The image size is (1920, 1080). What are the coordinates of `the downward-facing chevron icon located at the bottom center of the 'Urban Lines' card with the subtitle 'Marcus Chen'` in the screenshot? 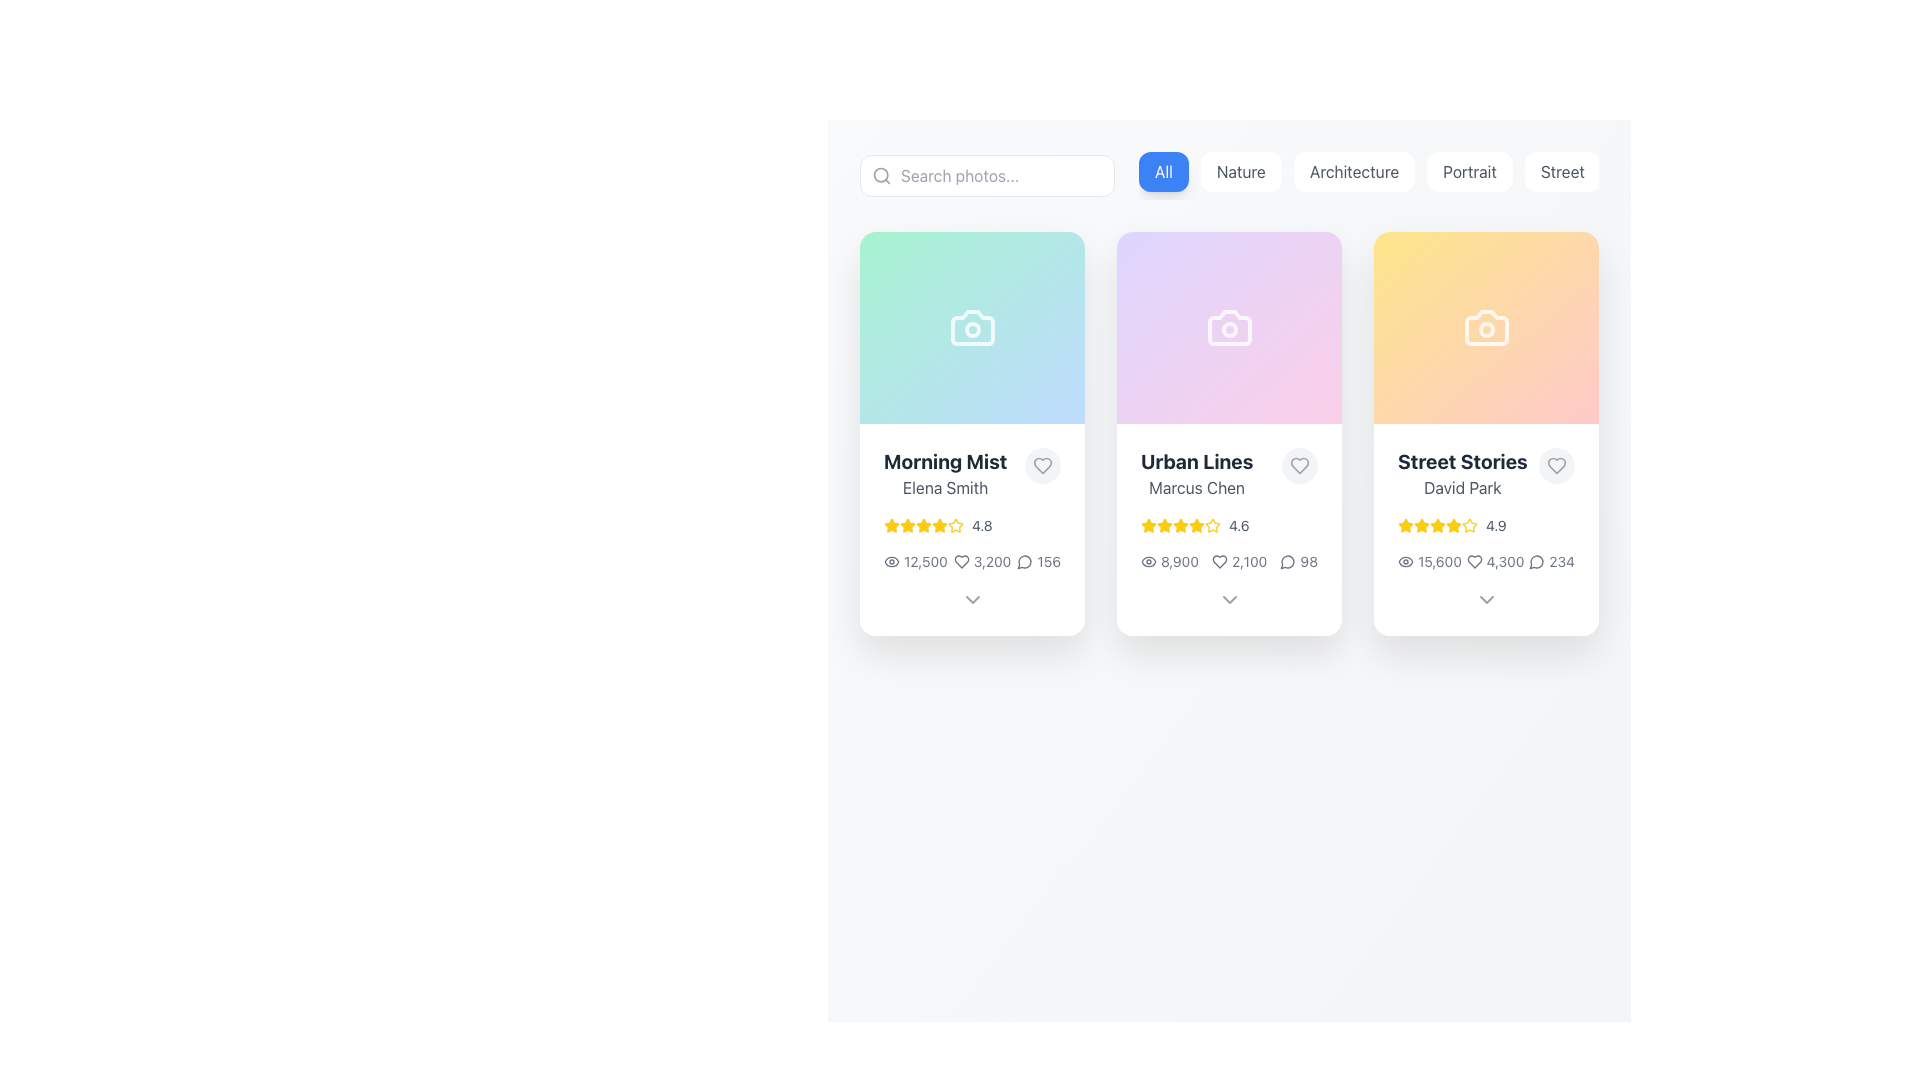 It's located at (1228, 599).